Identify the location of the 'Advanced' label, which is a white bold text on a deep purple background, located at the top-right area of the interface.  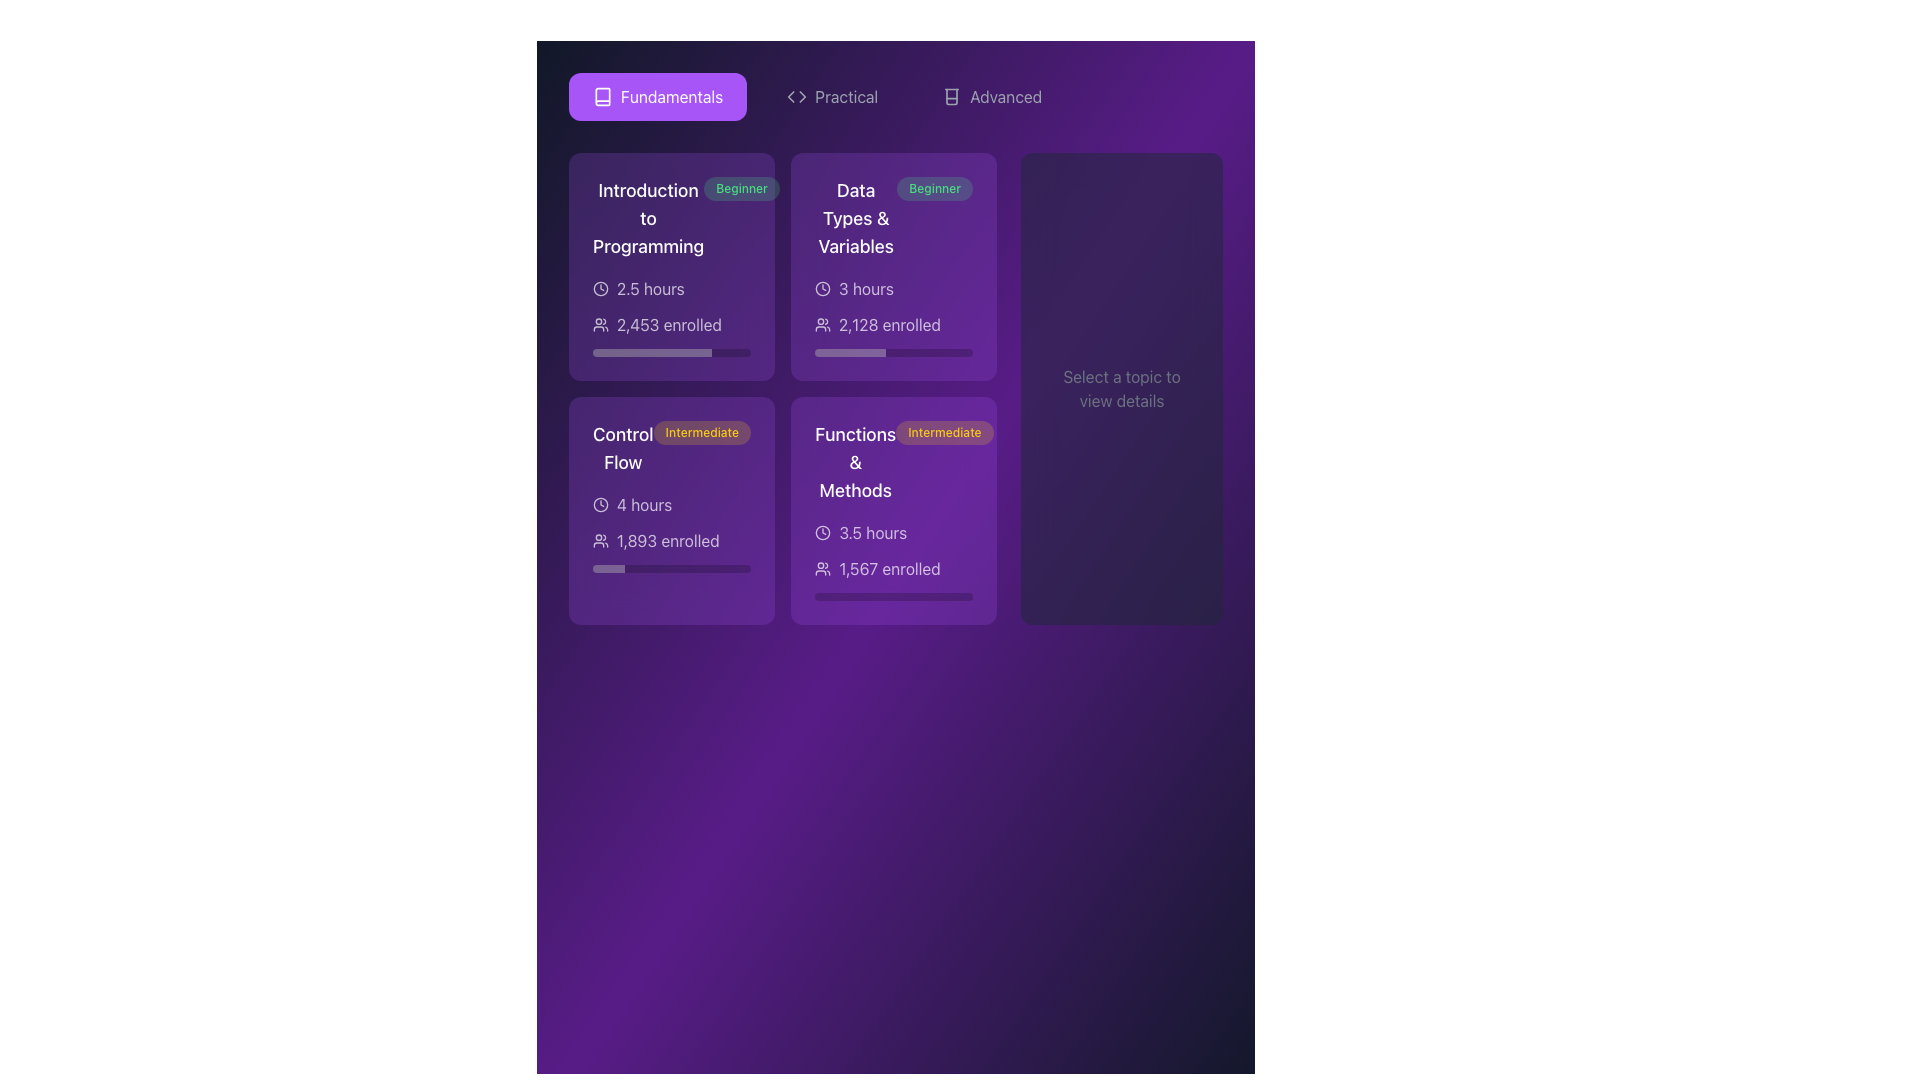
(1006, 96).